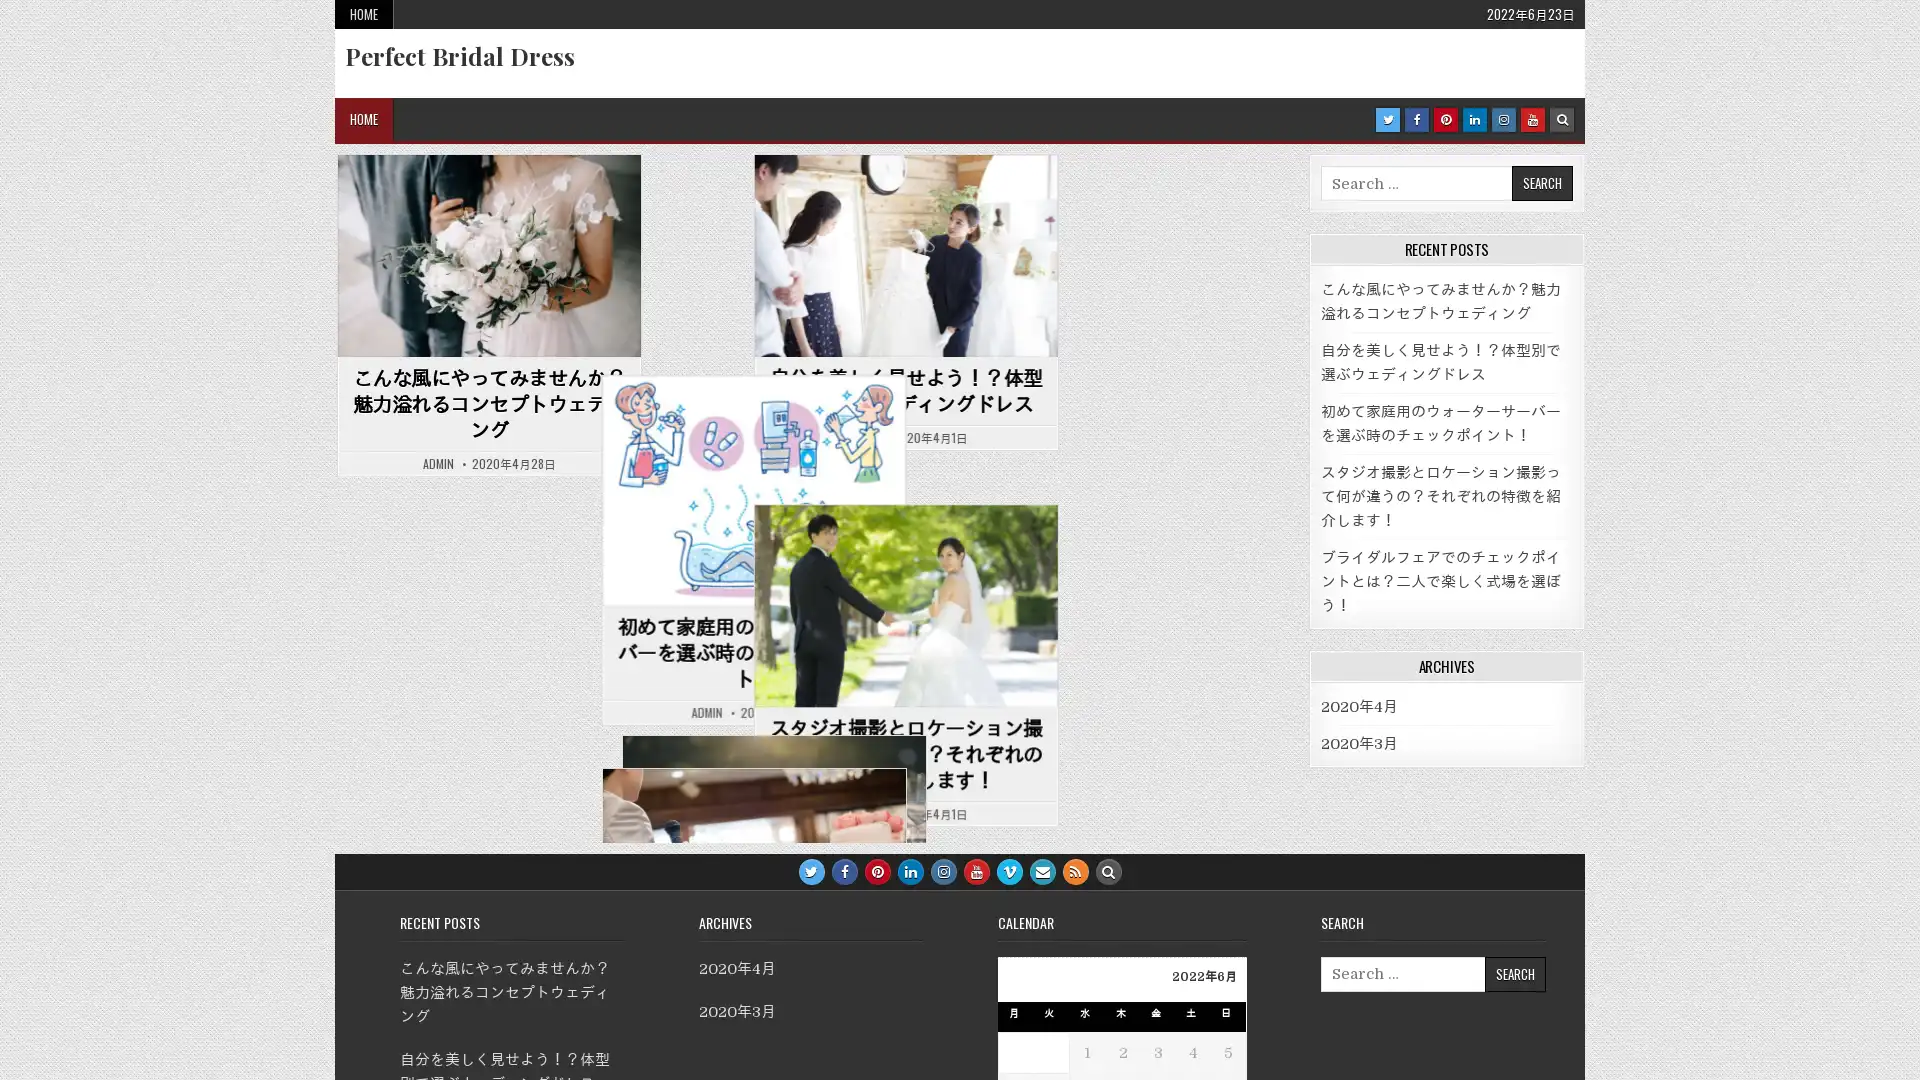  I want to click on Search, so click(1540, 183).